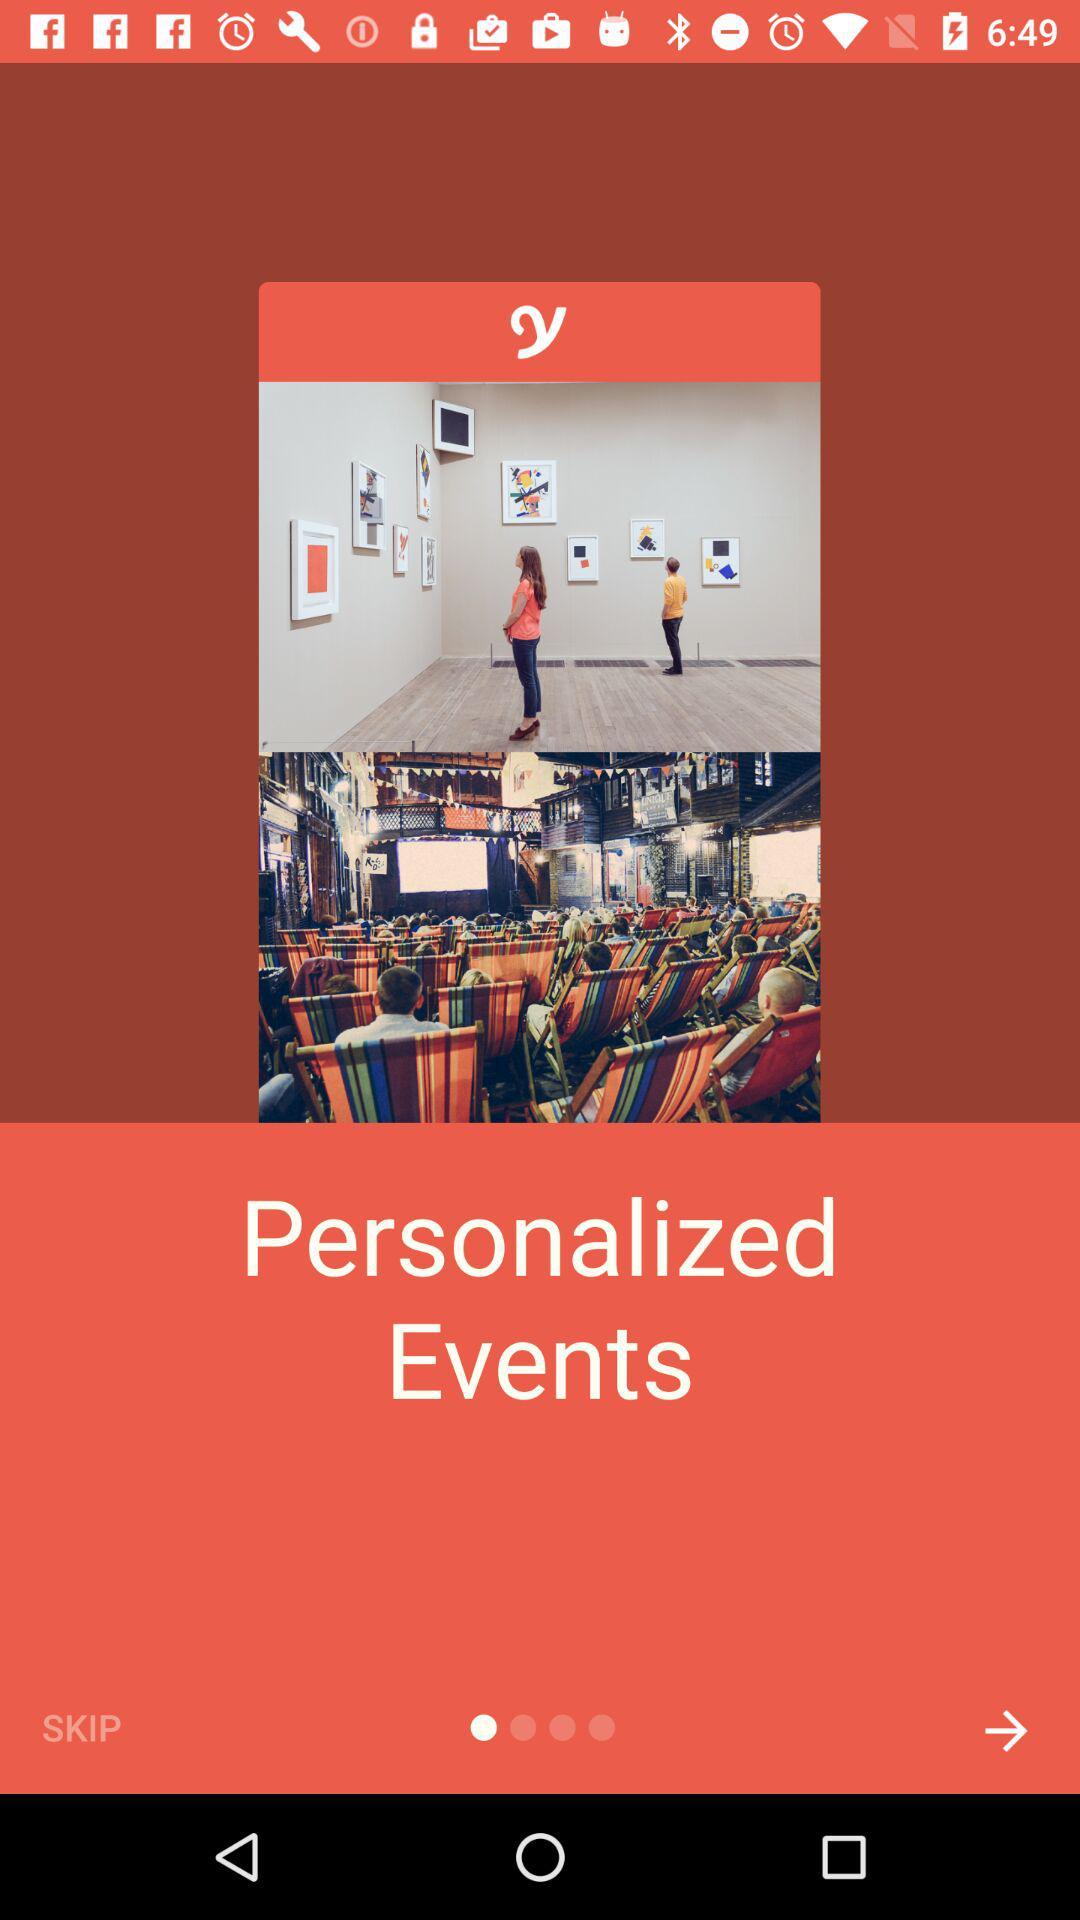 This screenshot has height=1920, width=1080. I want to click on next, so click(1006, 1724).